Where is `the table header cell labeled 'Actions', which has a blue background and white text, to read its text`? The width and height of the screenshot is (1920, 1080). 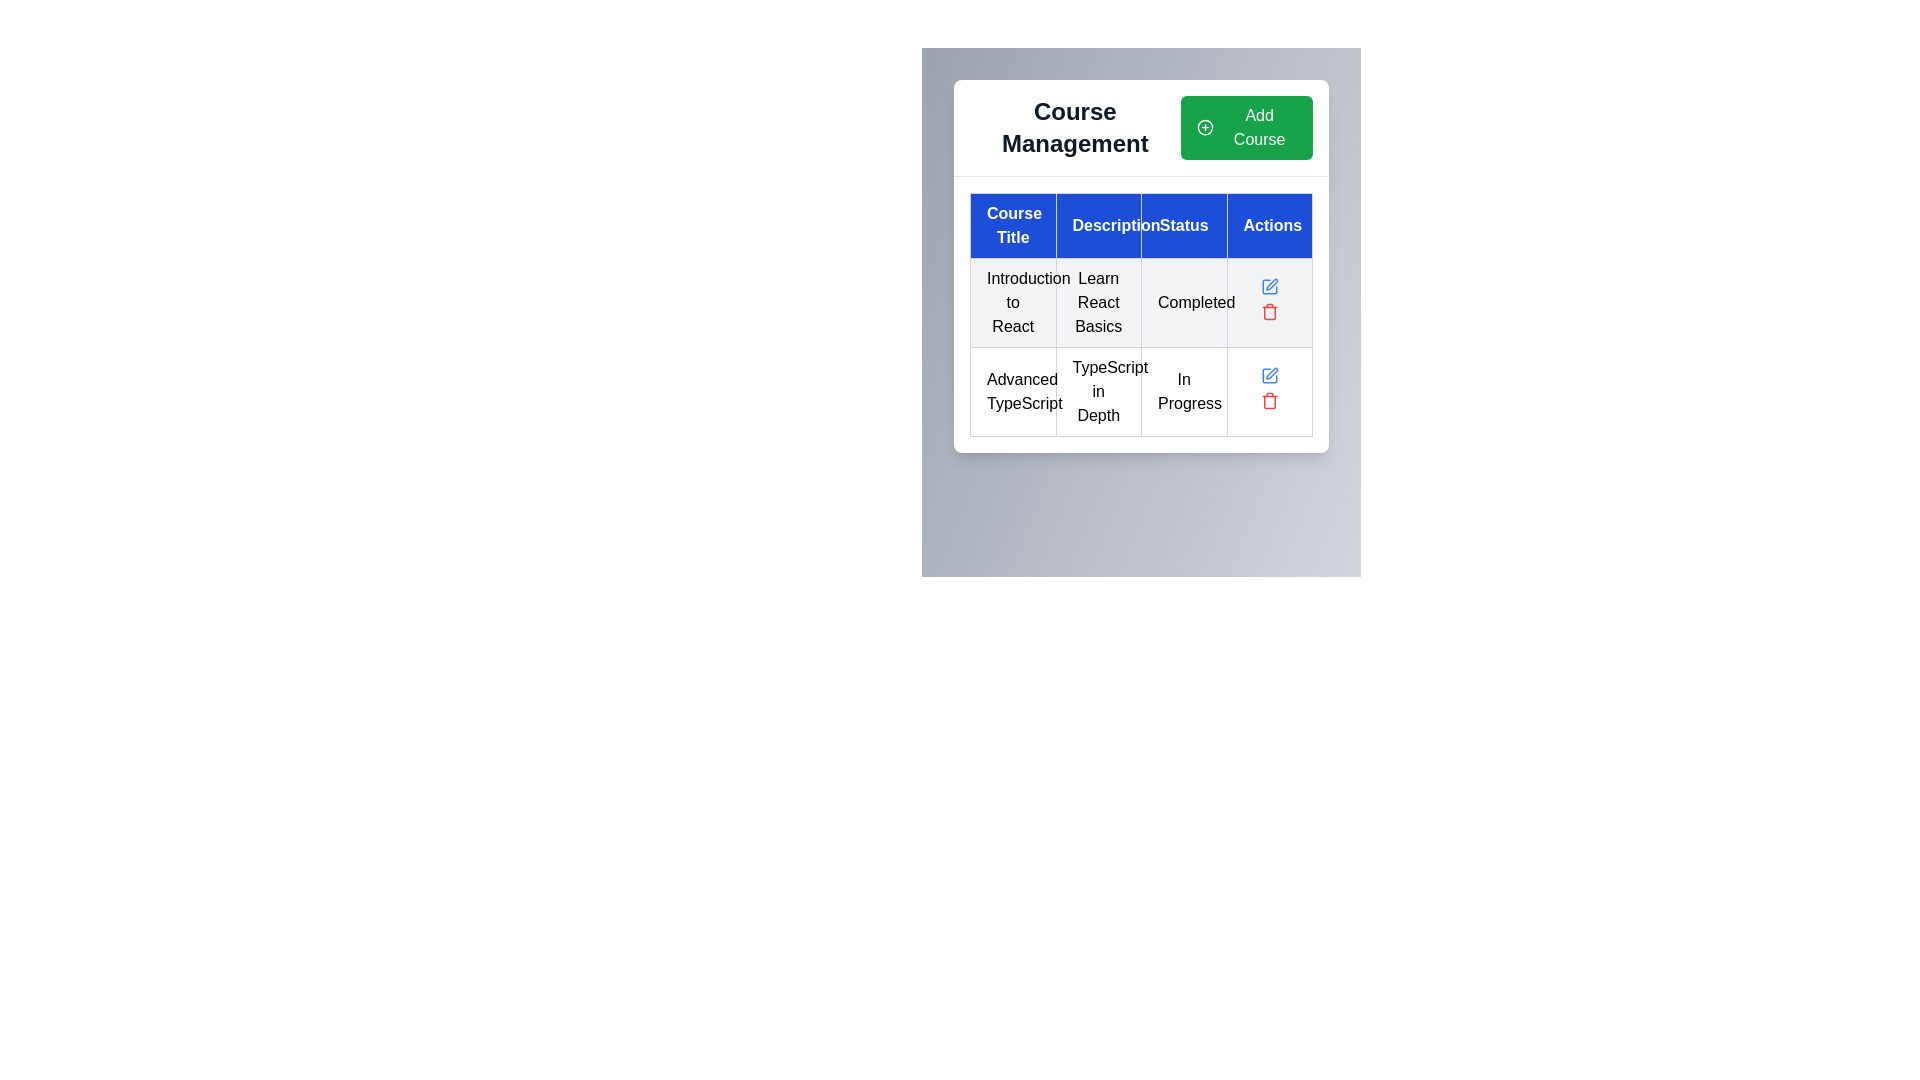 the table header cell labeled 'Actions', which has a blue background and white text, to read its text is located at coordinates (1268, 225).